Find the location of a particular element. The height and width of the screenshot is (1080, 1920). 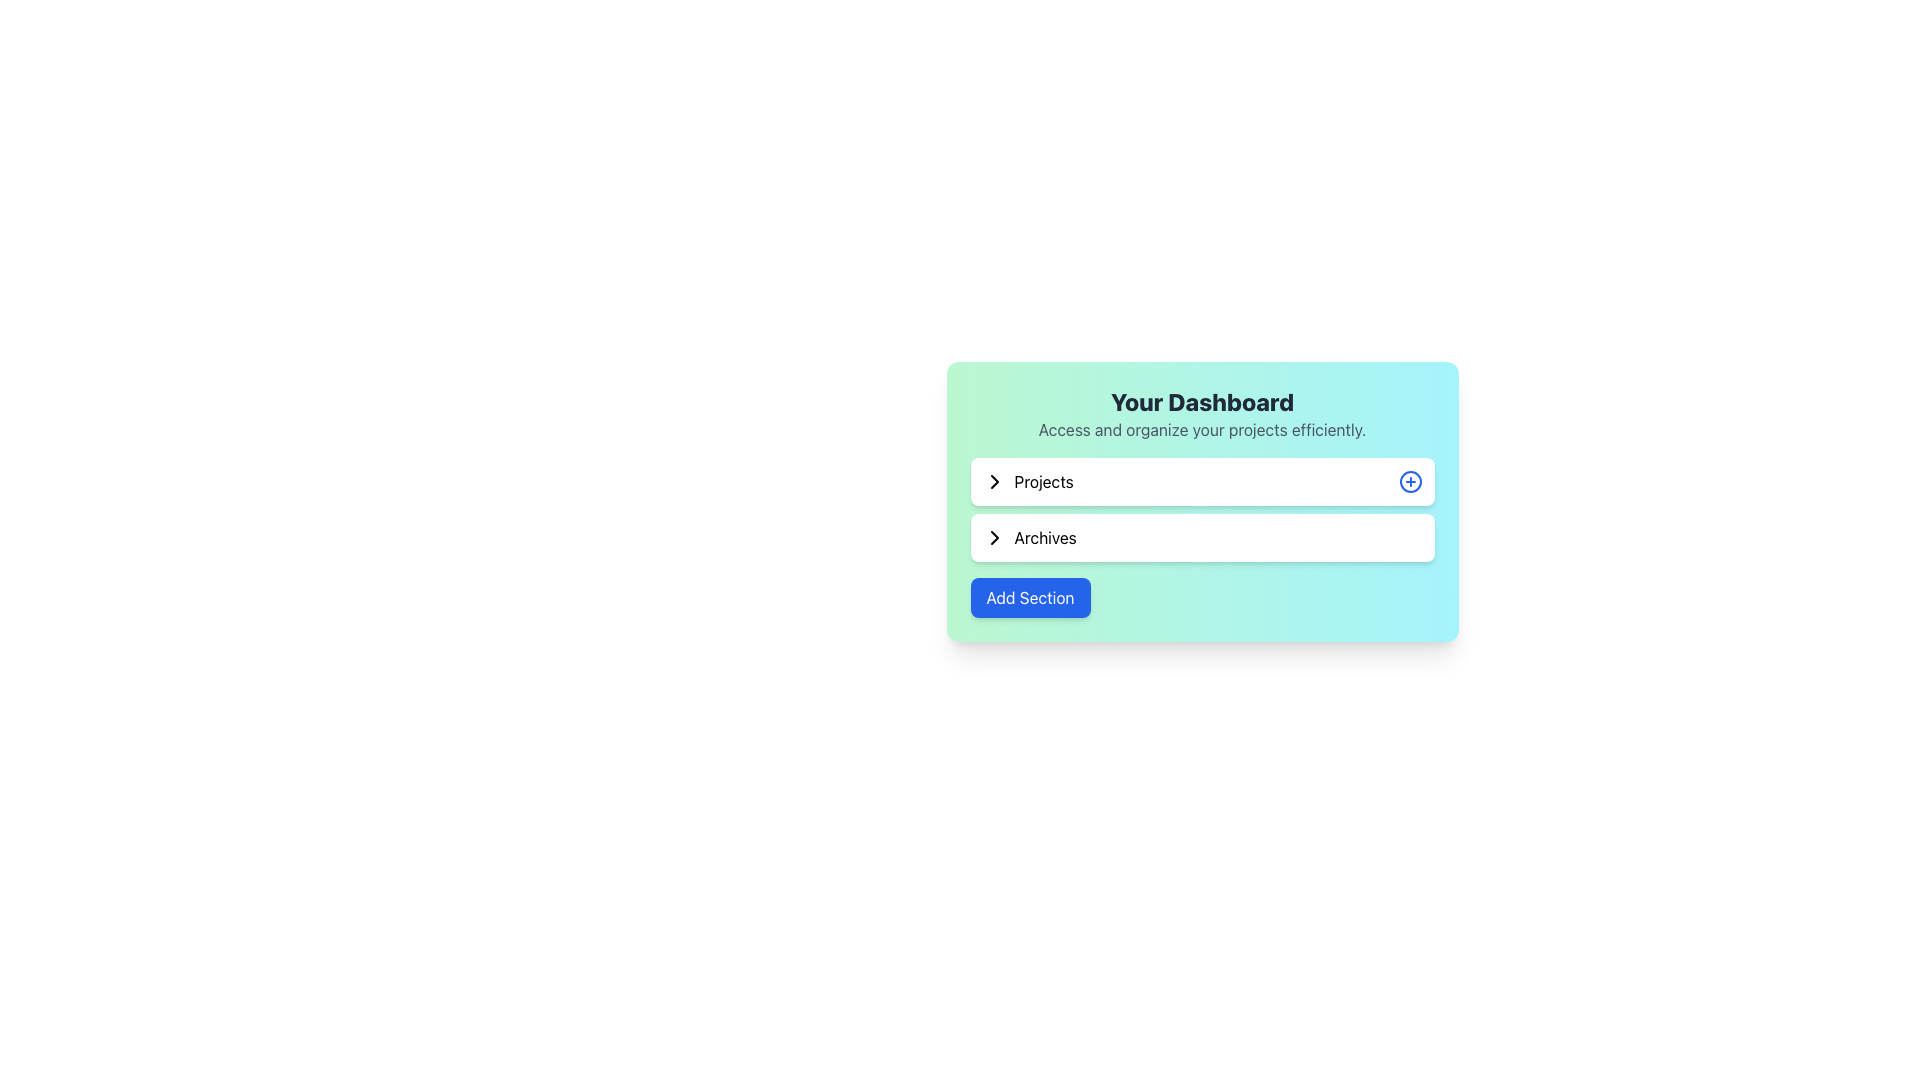

the blue button with white text labeled 'Add Section' located at the bottom-left of the 'Your Dashboard' card layout is located at coordinates (1030, 596).